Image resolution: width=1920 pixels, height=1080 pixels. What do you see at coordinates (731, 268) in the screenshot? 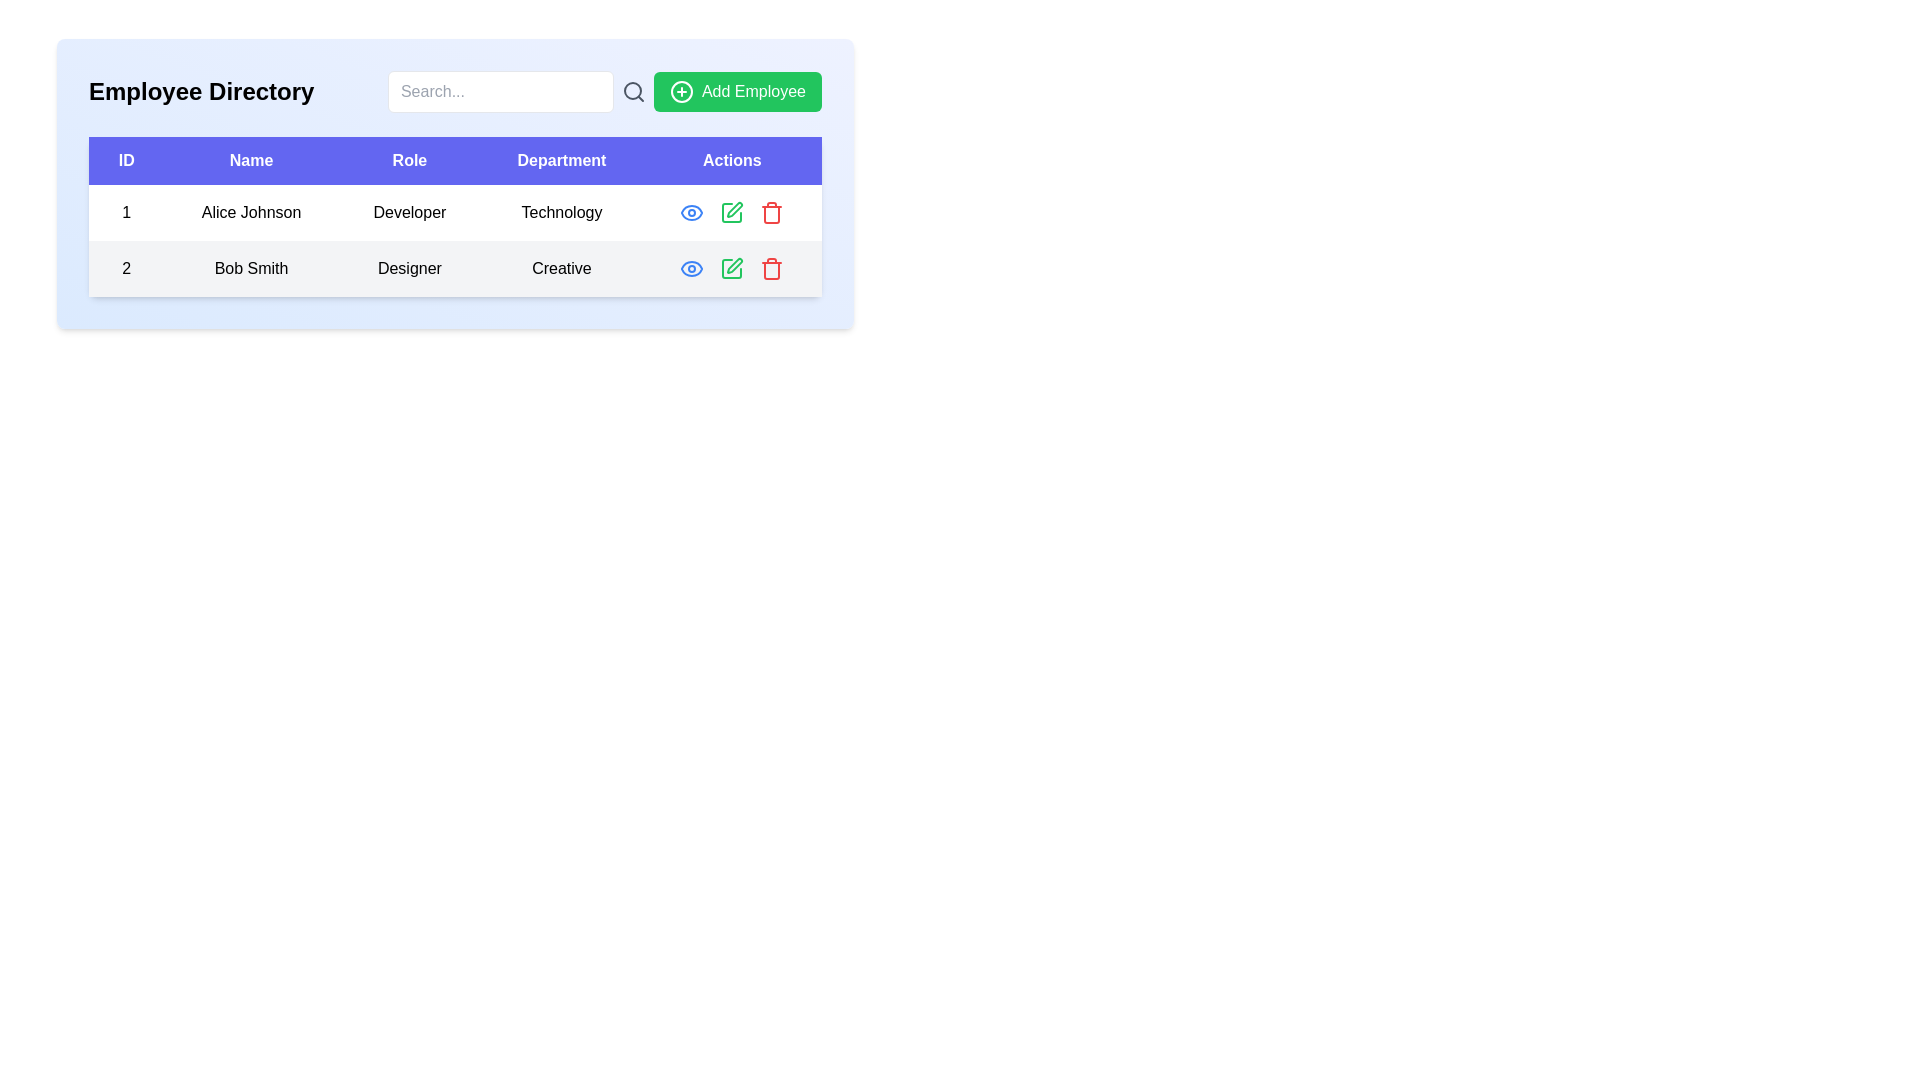
I see `the editing button in the 'Actions' column of the second row in the 'Employee Directory' table` at bounding box center [731, 268].